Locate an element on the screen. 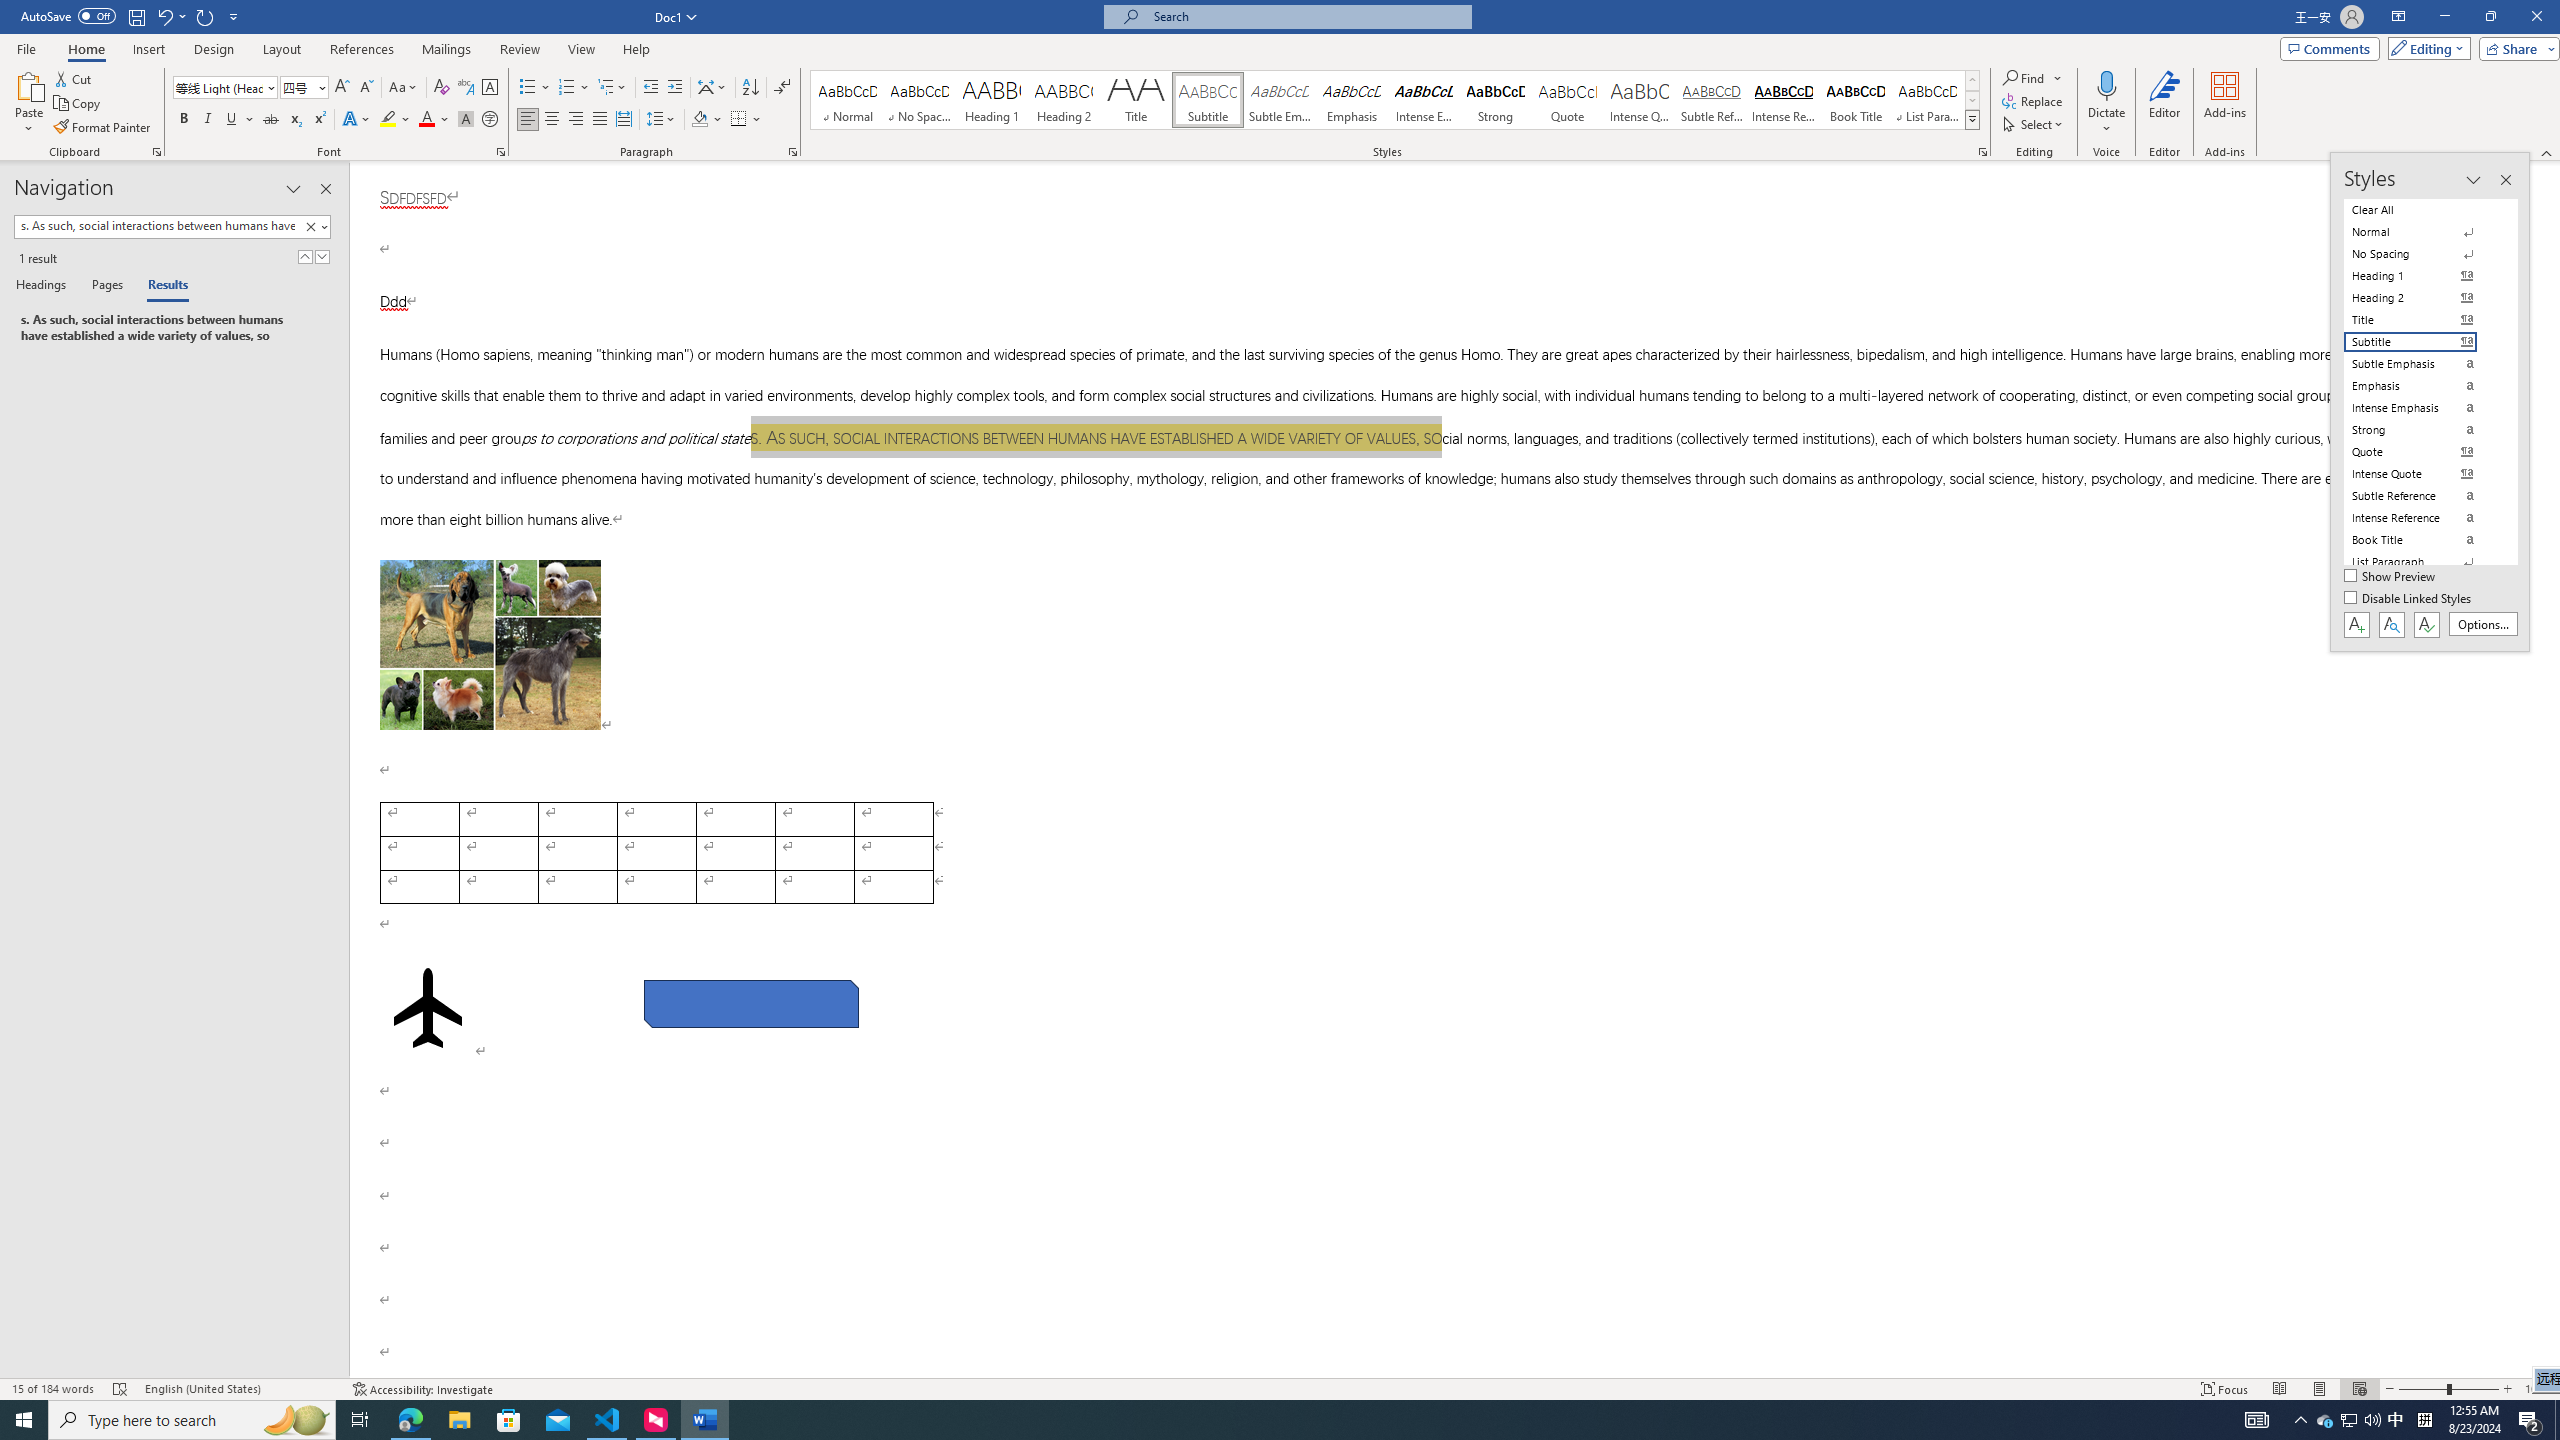 The width and height of the screenshot is (2560, 1440). 'Task Pane Options' is located at coordinates (293, 188).